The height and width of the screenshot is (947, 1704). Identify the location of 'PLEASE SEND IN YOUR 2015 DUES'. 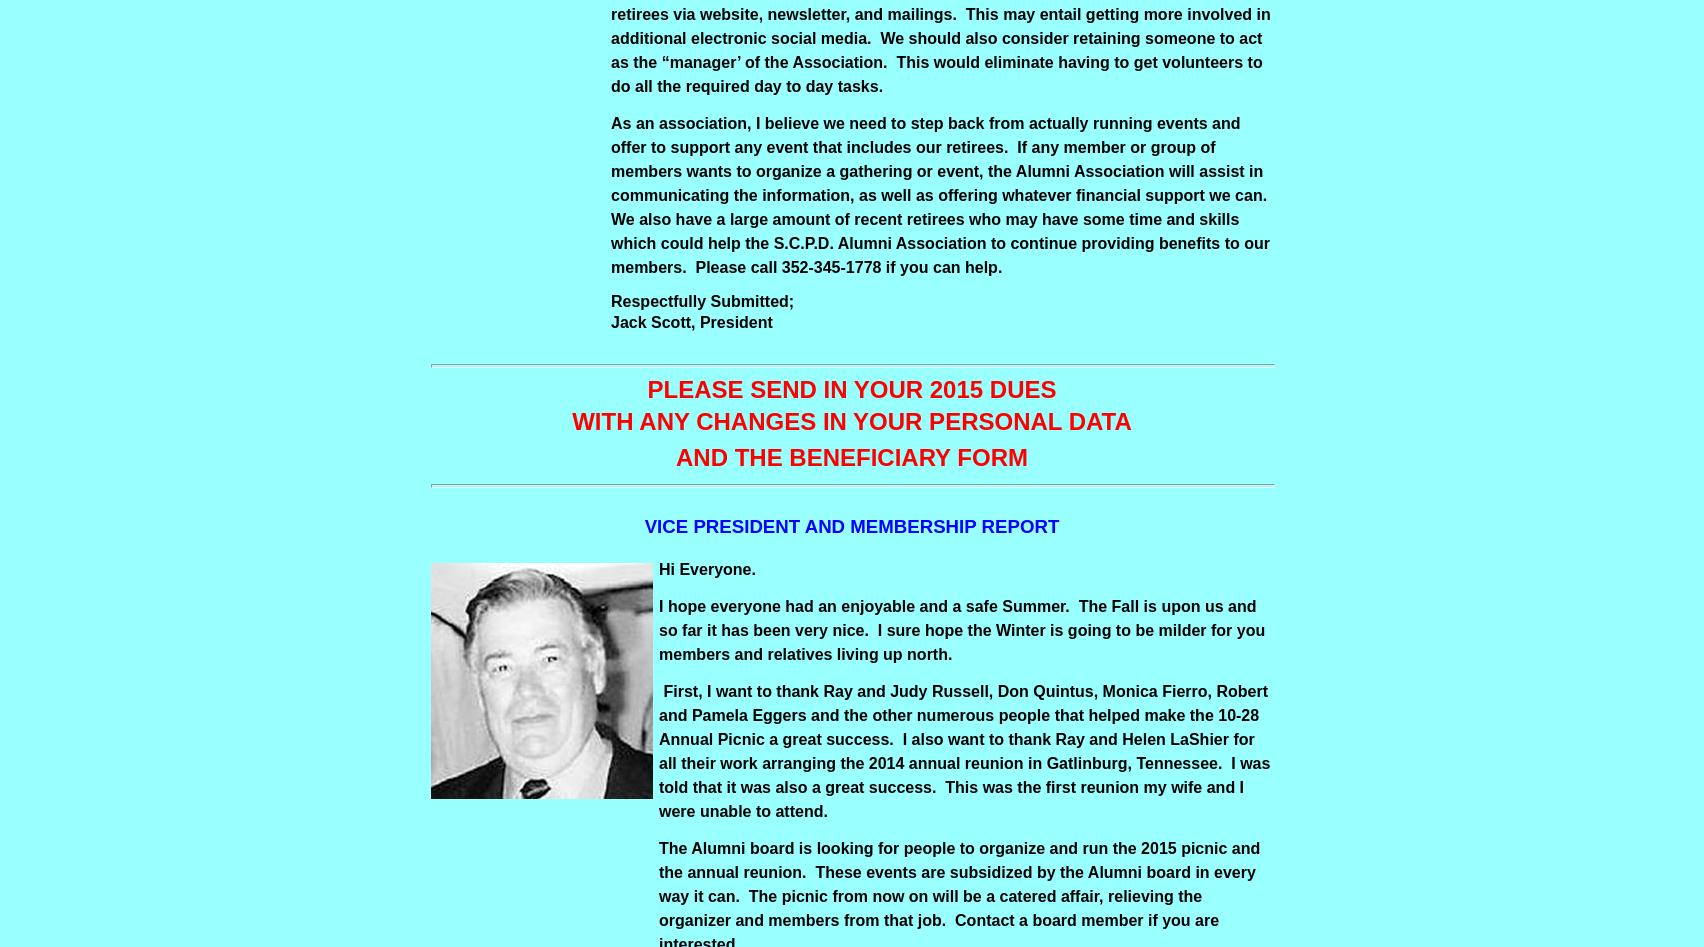
(850, 388).